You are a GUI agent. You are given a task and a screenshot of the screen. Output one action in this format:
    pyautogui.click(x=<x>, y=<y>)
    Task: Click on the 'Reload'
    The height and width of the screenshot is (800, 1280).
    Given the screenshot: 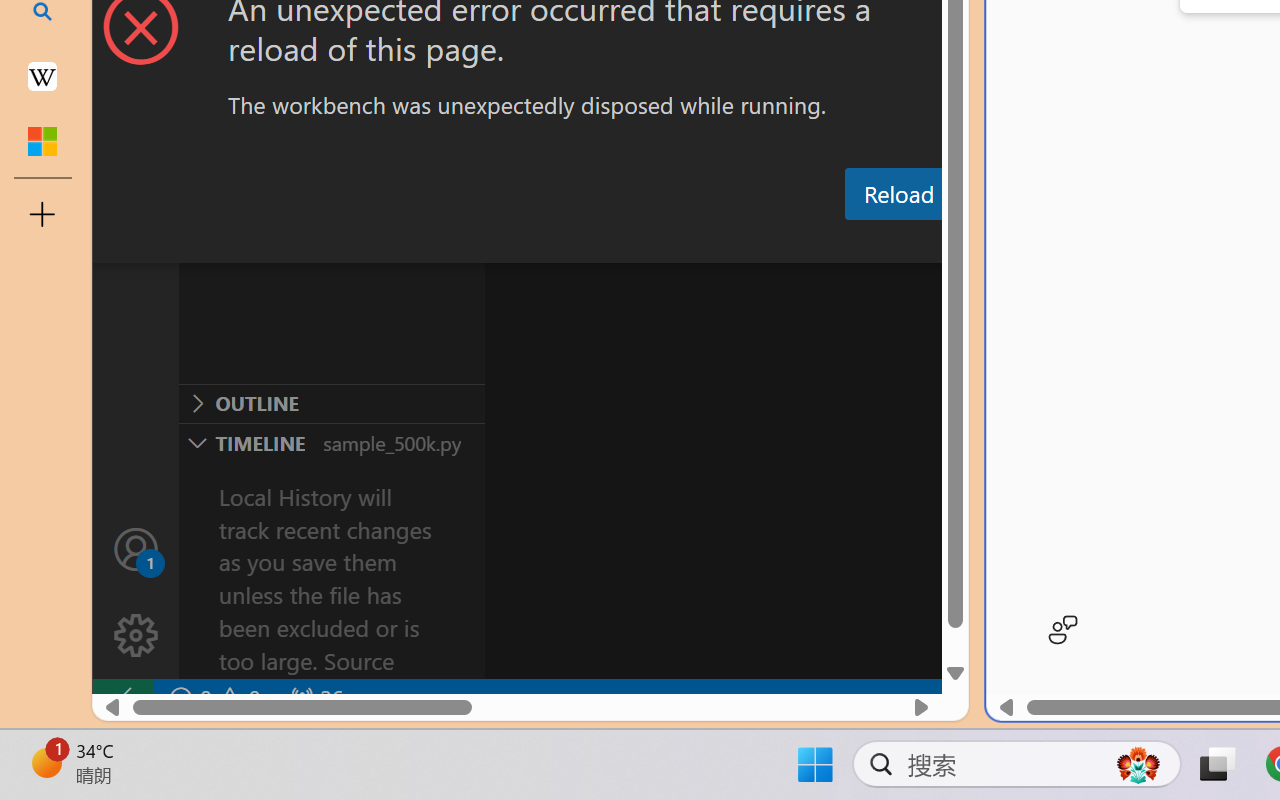 What is the action you would take?
    pyautogui.click(x=897, y=192)
    